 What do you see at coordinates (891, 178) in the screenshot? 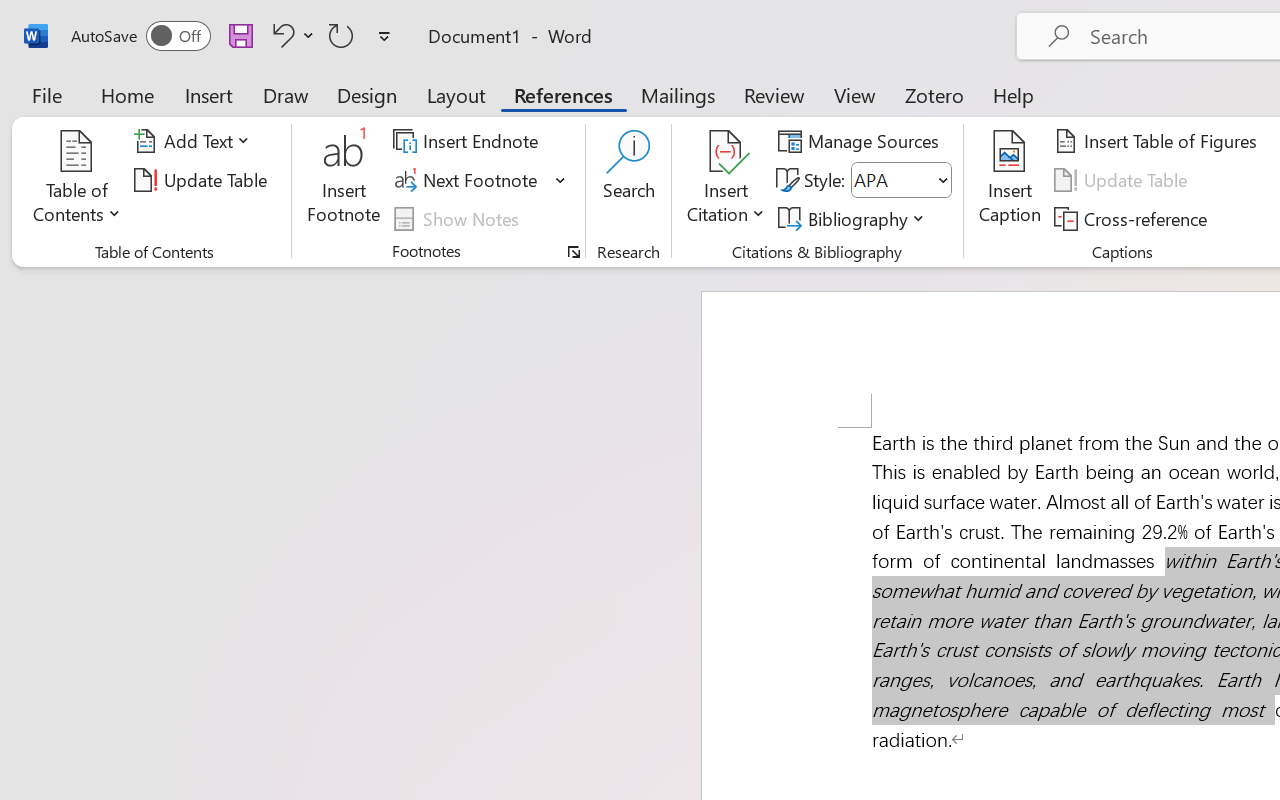
I see `'Style'` at bounding box center [891, 178].